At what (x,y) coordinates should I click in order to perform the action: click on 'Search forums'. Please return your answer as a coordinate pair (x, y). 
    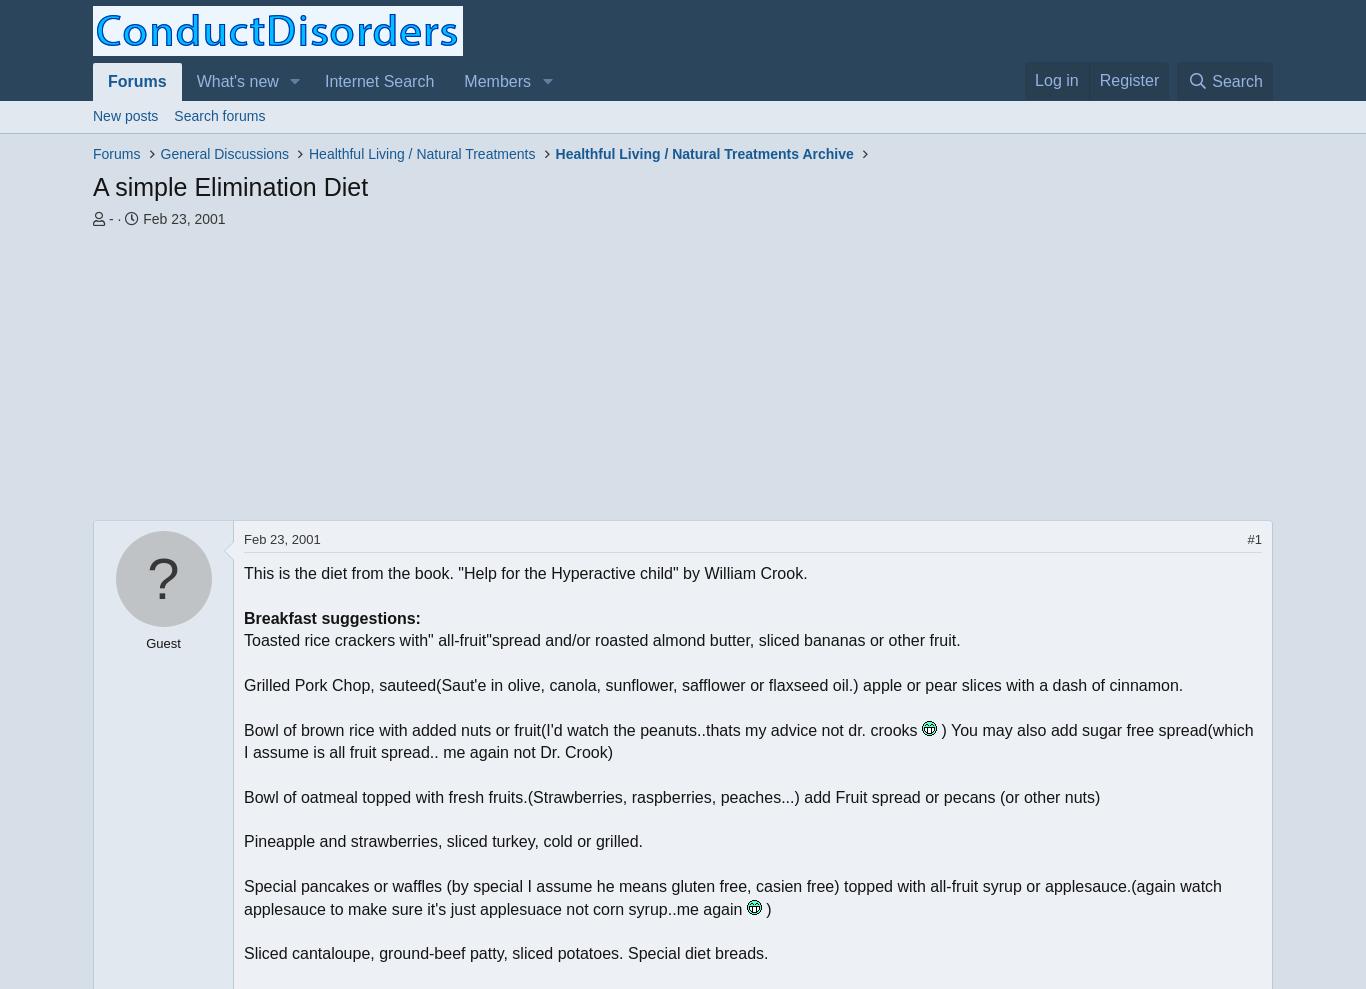
    Looking at the image, I should click on (218, 115).